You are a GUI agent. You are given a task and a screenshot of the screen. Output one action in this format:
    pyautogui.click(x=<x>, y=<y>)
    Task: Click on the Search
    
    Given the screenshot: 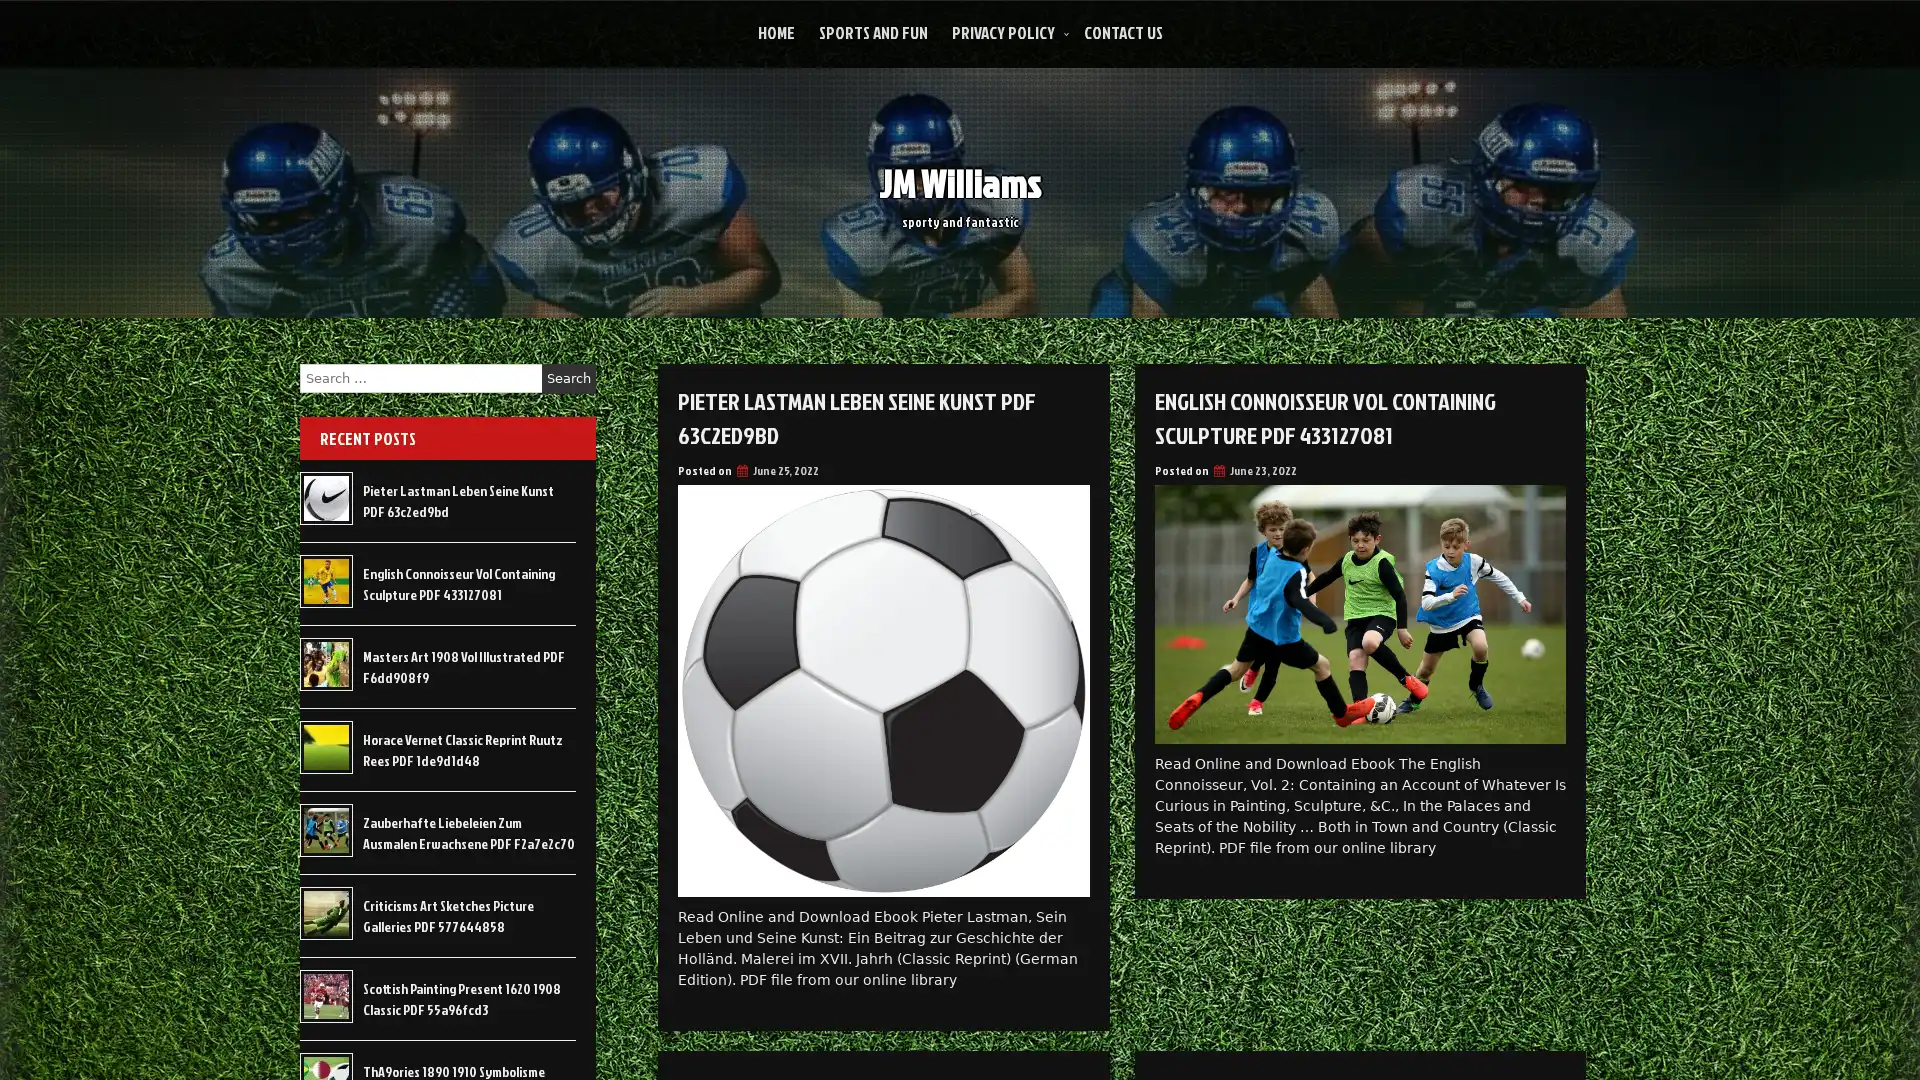 What is the action you would take?
    pyautogui.click(x=568, y=378)
    